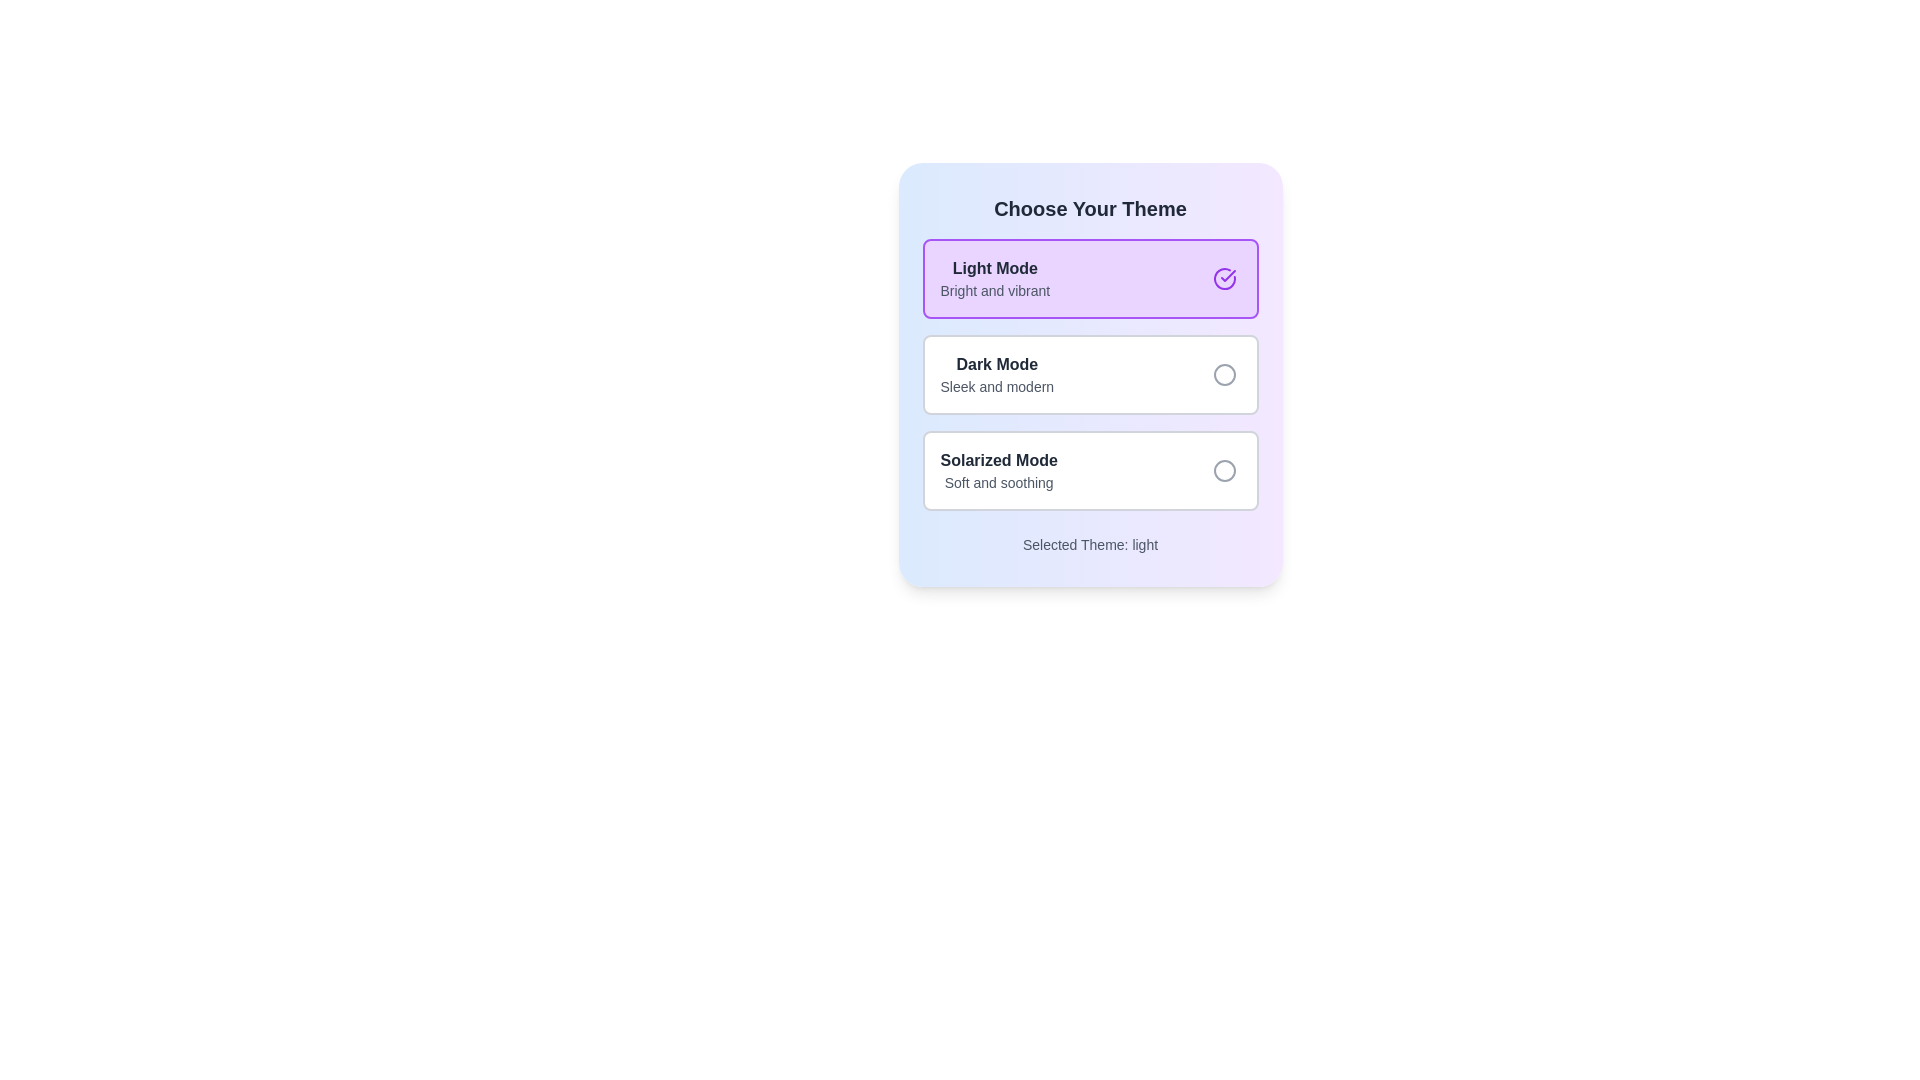 This screenshot has height=1080, width=1920. Describe the element at coordinates (1223, 470) in the screenshot. I see `the gray circular radio button aligned with the 'Solarized Mode' theme option` at that location.